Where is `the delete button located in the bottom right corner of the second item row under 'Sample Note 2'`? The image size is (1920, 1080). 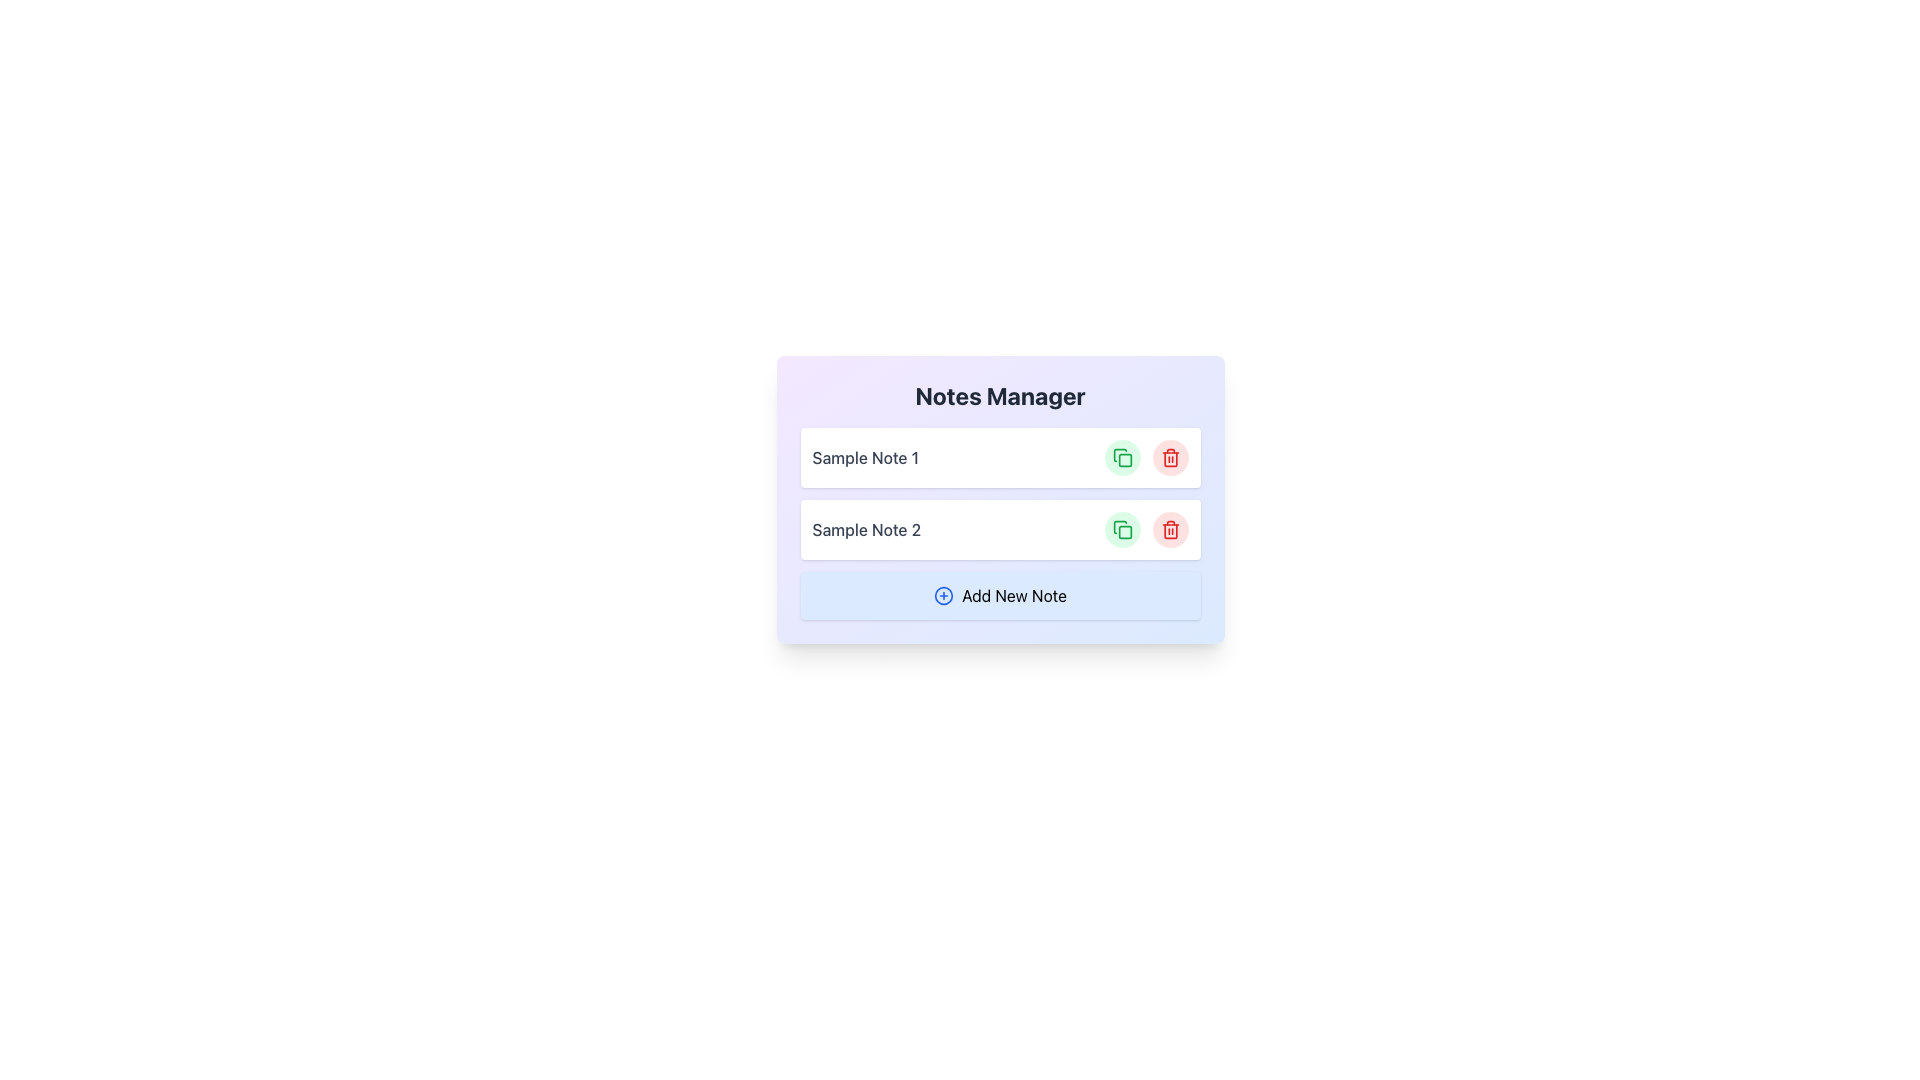 the delete button located in the bottom right corner of the second item row under 'Sample Note 2' is located at coordinates (1170, 530).